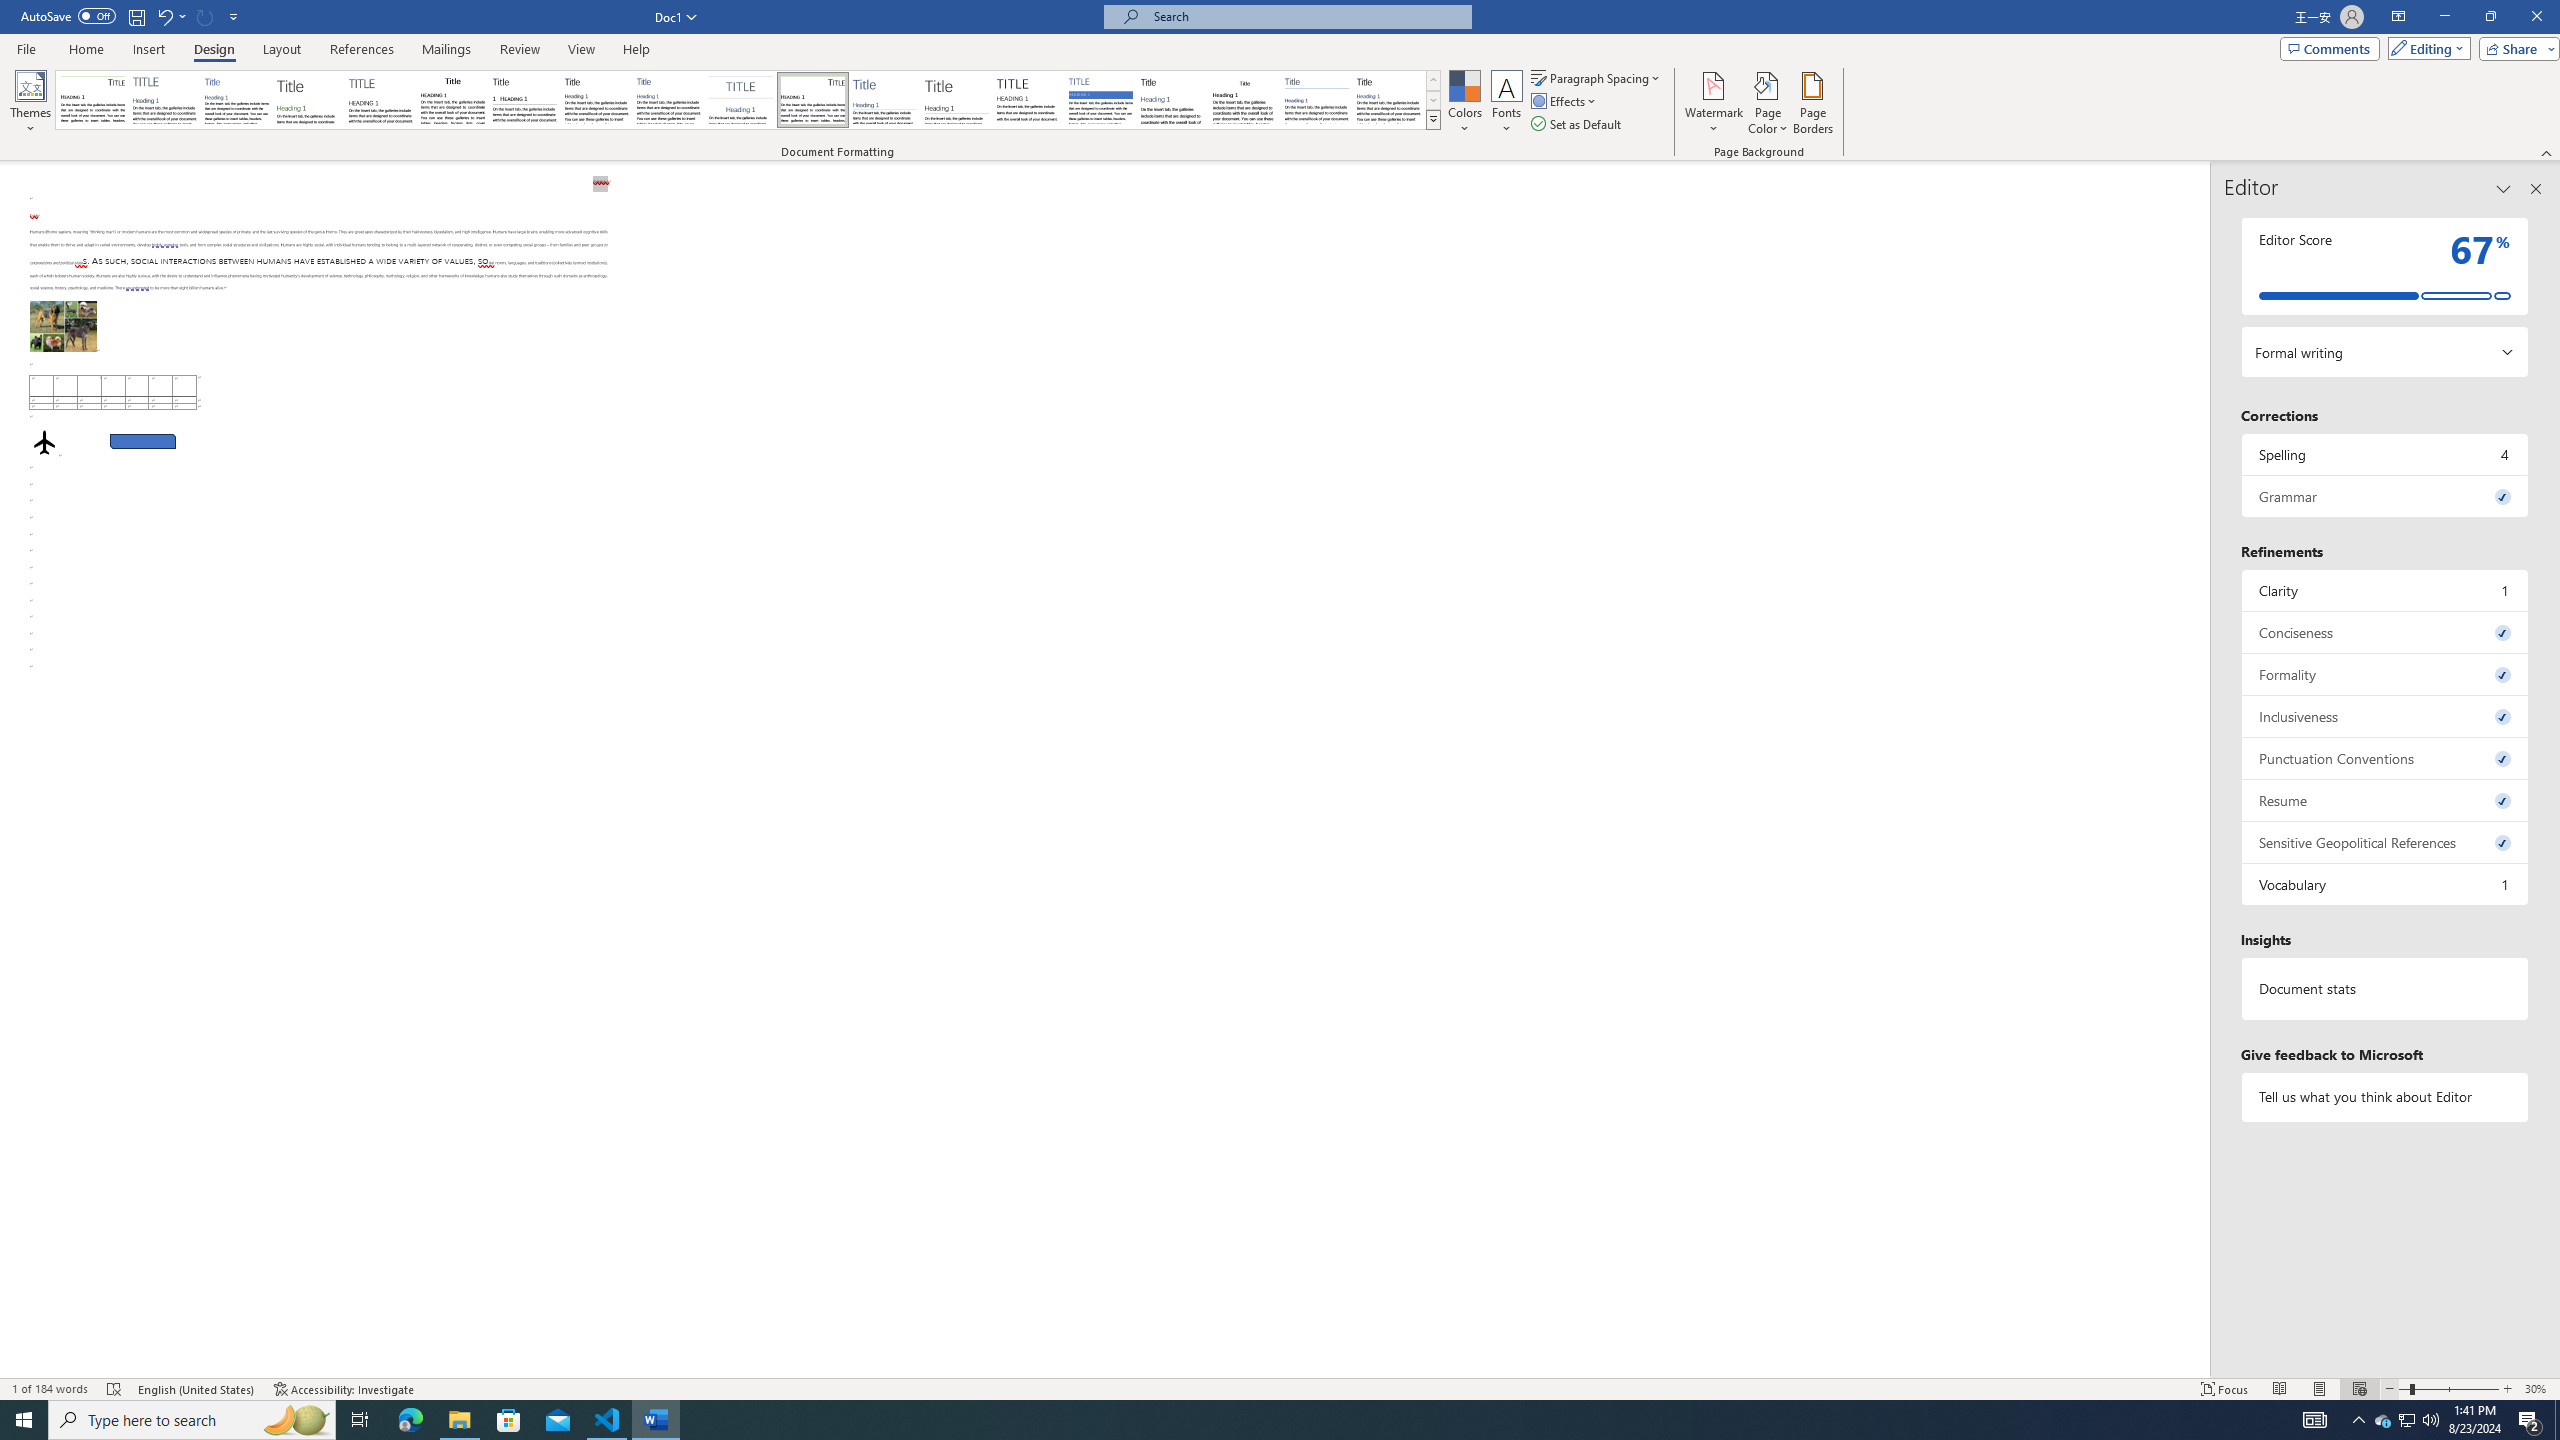 Image resolution: width=2560 pixels, height=1440 pixels. Describe the element at coordinates (69, 15) in the screenshot. I see `'AutoSave'` at that location.